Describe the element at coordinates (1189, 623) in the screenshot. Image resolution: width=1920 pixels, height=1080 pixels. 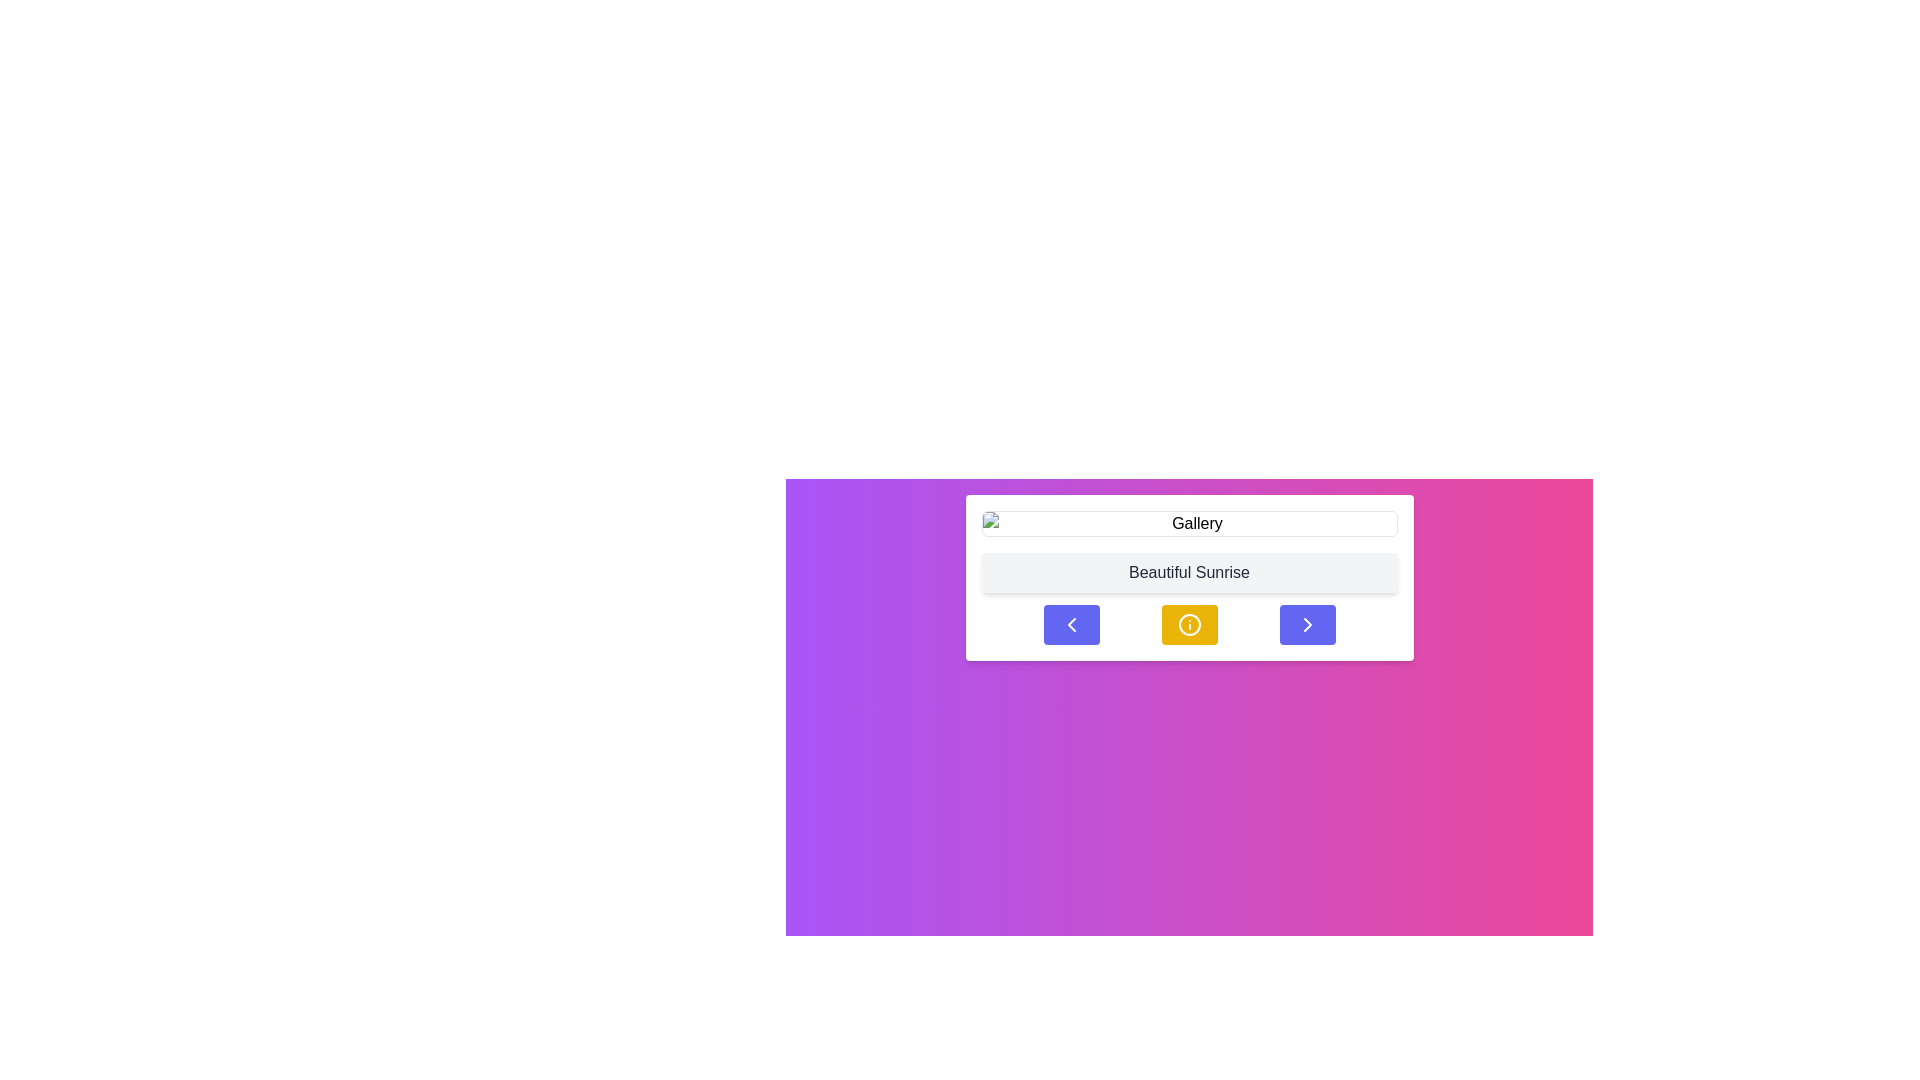
I see `the help/info button located centrally in the bottom button group of the card-like UI component to highlight it` at that location.